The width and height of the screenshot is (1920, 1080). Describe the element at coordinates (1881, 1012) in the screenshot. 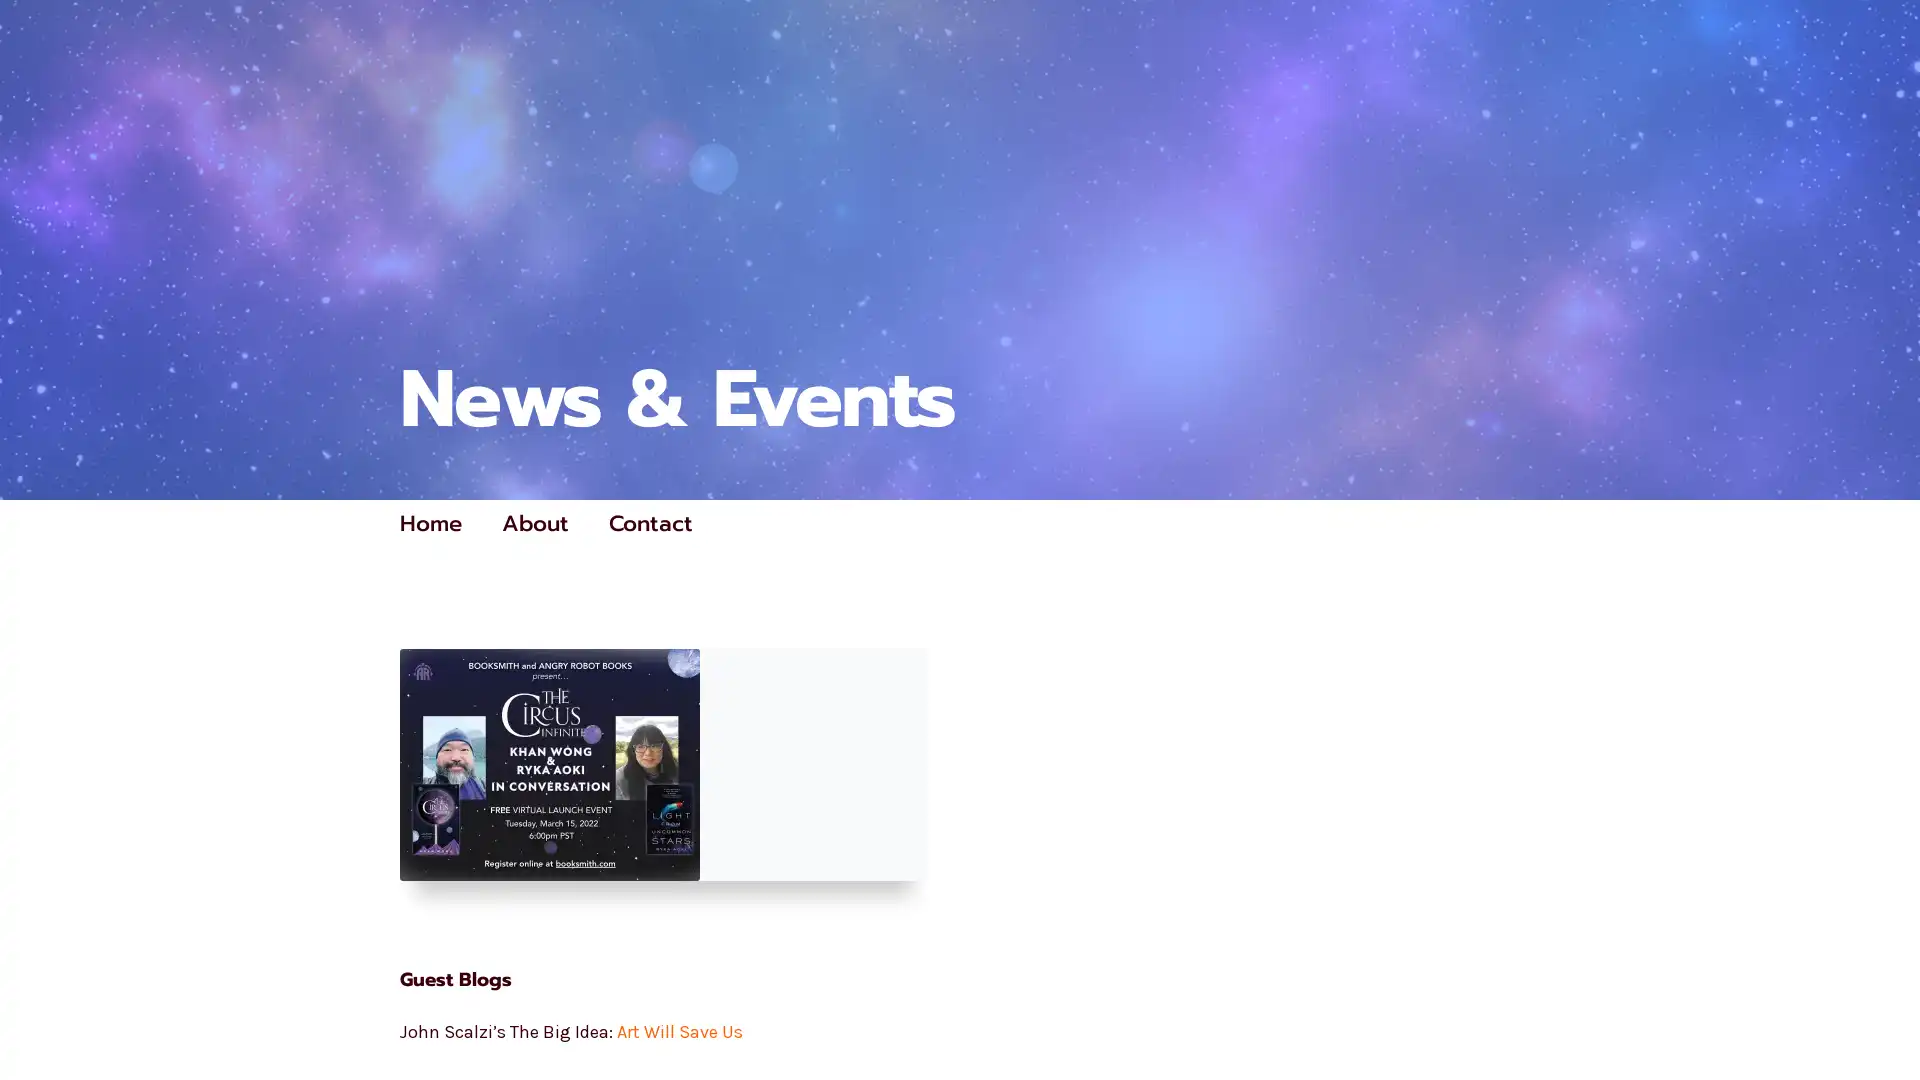

I see `Scroll to top` at that location.